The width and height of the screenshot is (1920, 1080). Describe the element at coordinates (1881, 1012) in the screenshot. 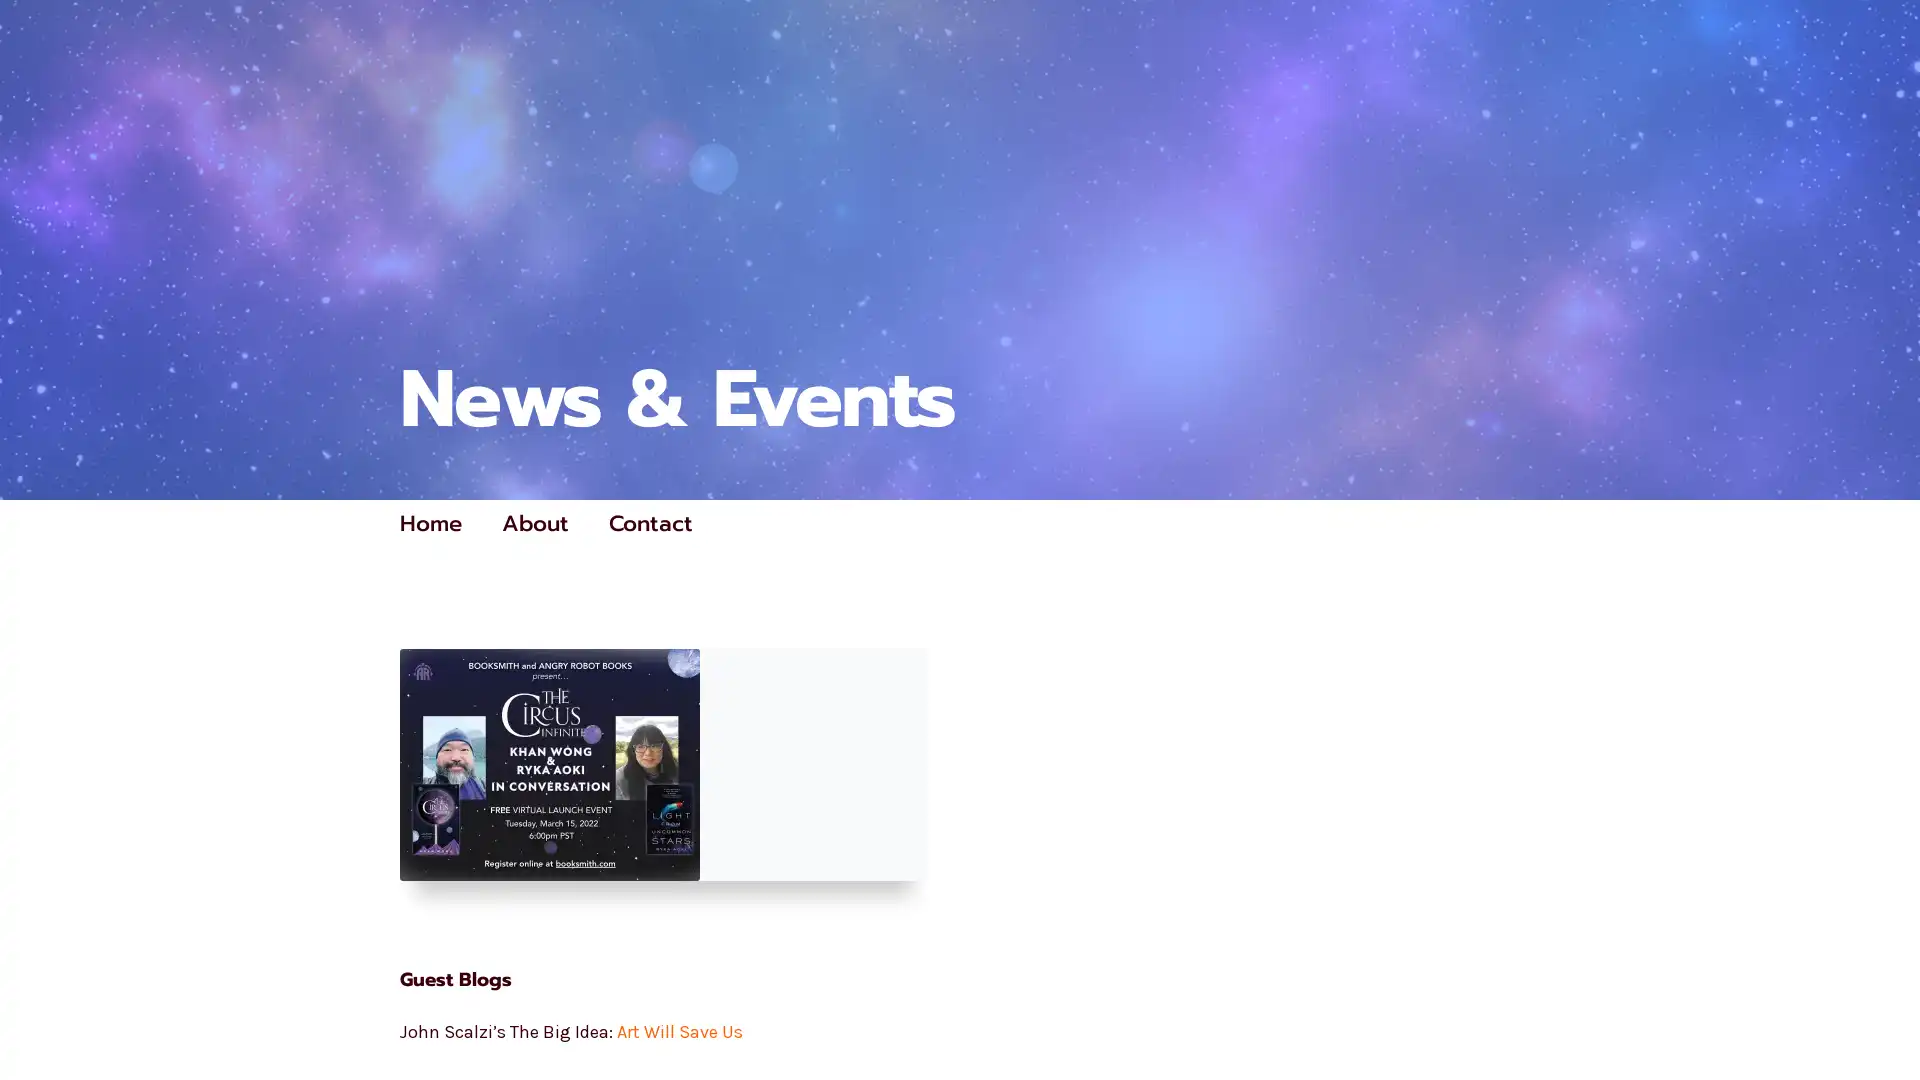

I see `Scroll to top` at that location.